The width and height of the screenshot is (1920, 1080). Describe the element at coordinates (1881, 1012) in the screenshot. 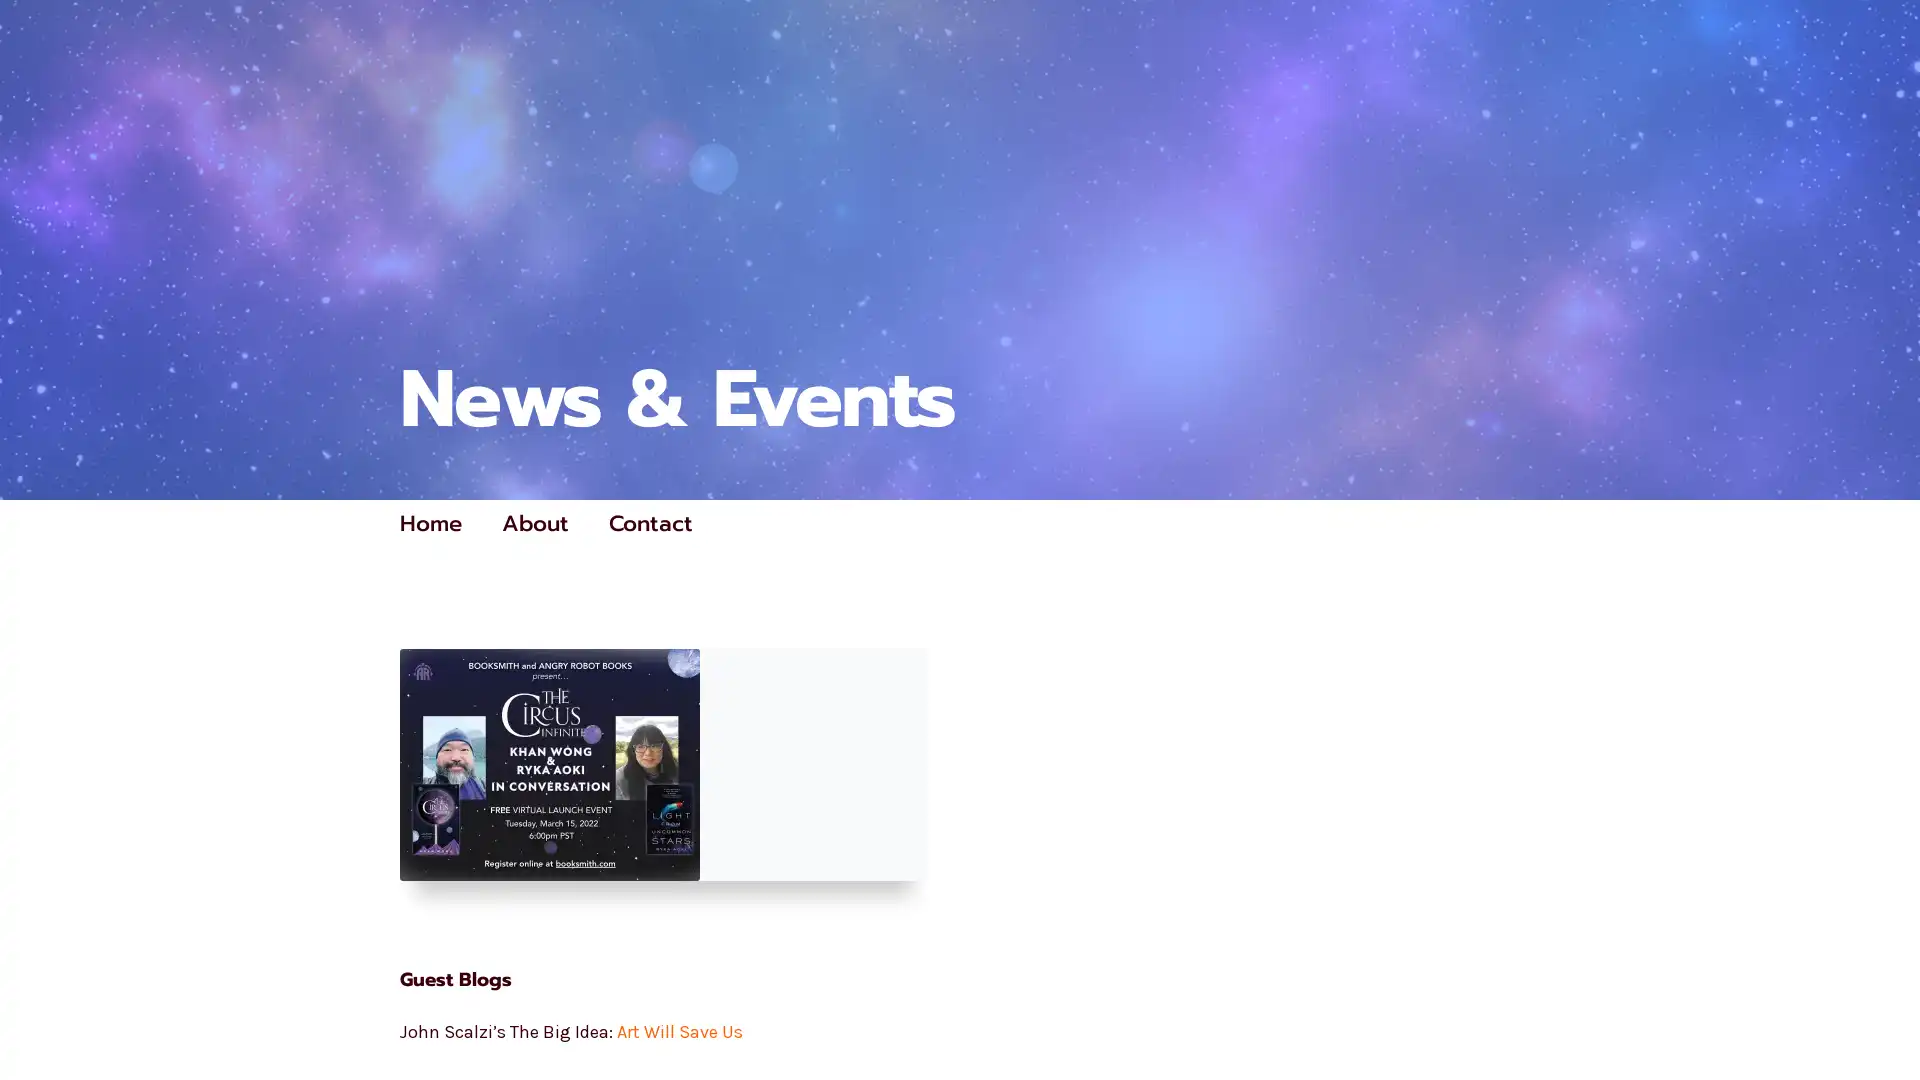

I see `Scroll to top` at that location.